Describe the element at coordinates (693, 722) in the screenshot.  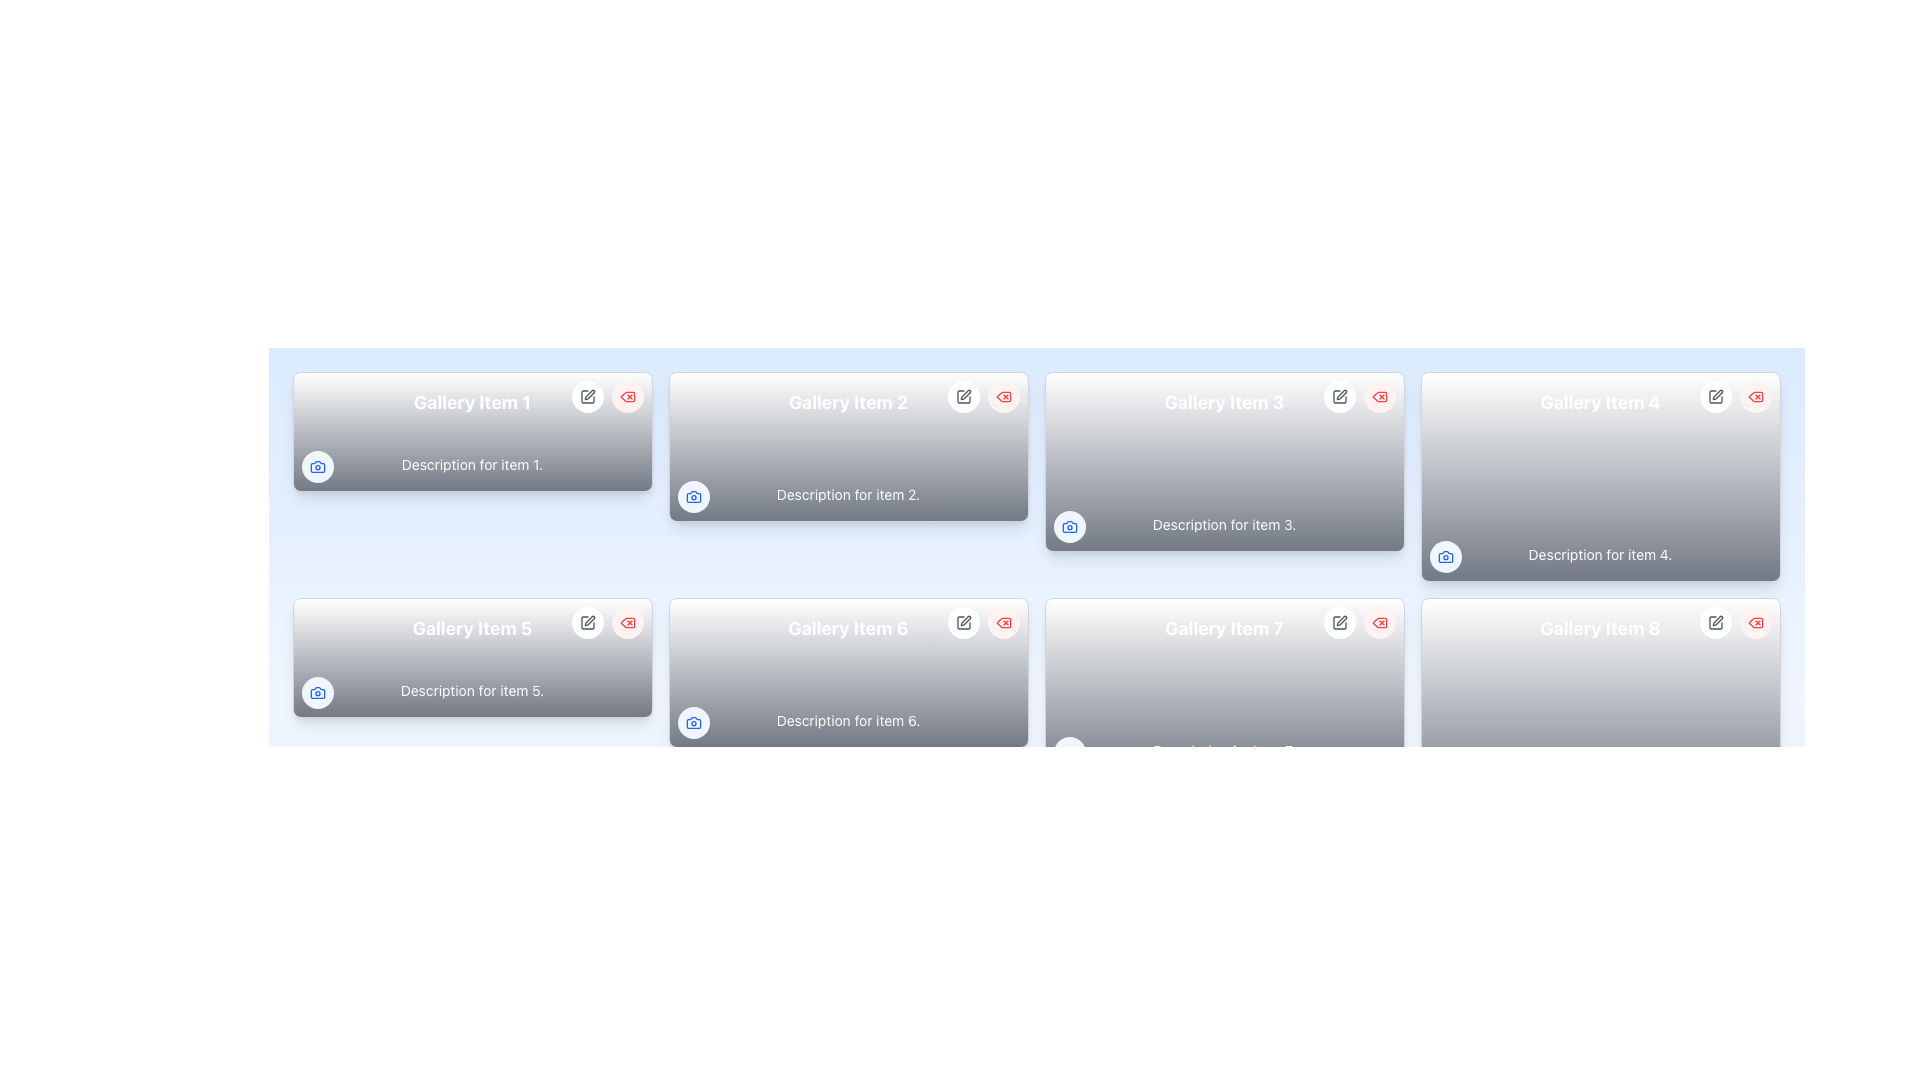
I see `the blue camera icon located in the left-bottom corner of 'Gallery Item 6'` at that location.